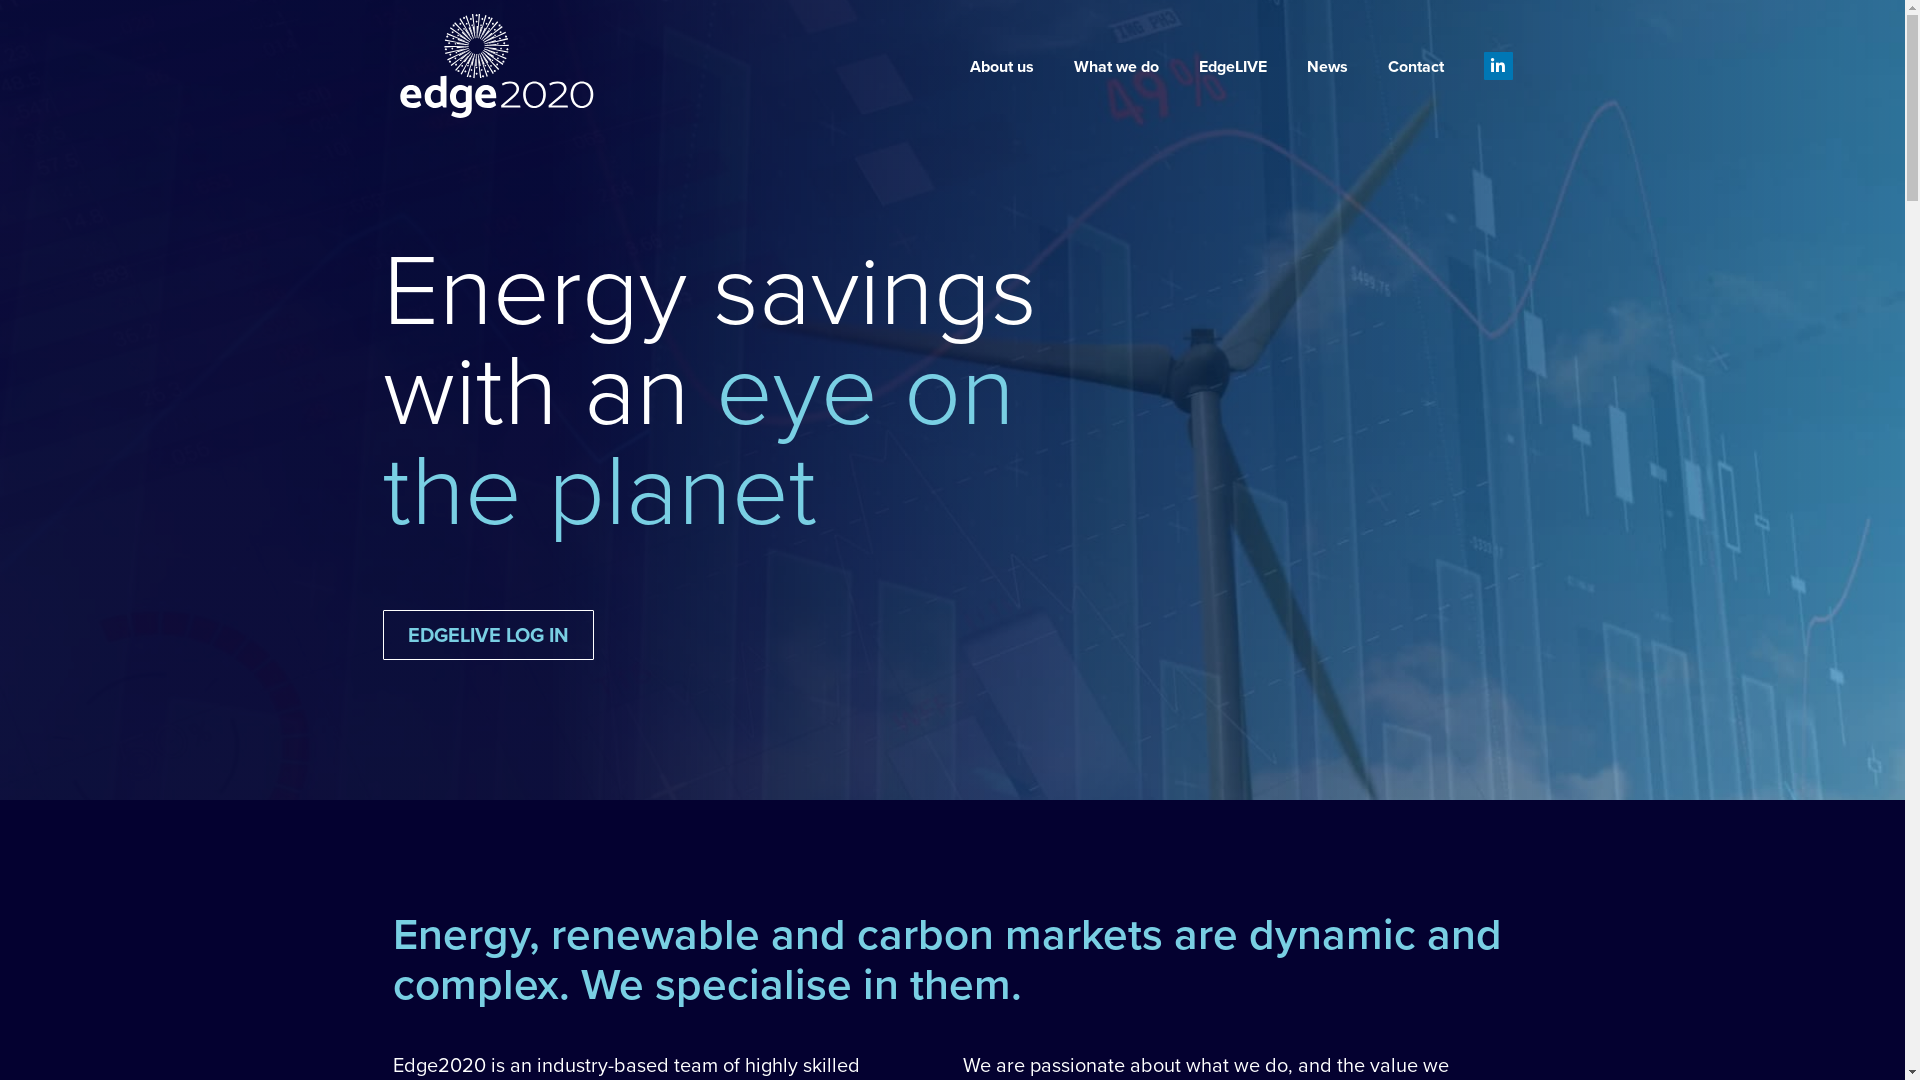 This screenshot has width=1920, height=1080. I want to click on 'What we do', so click(1115, 65).